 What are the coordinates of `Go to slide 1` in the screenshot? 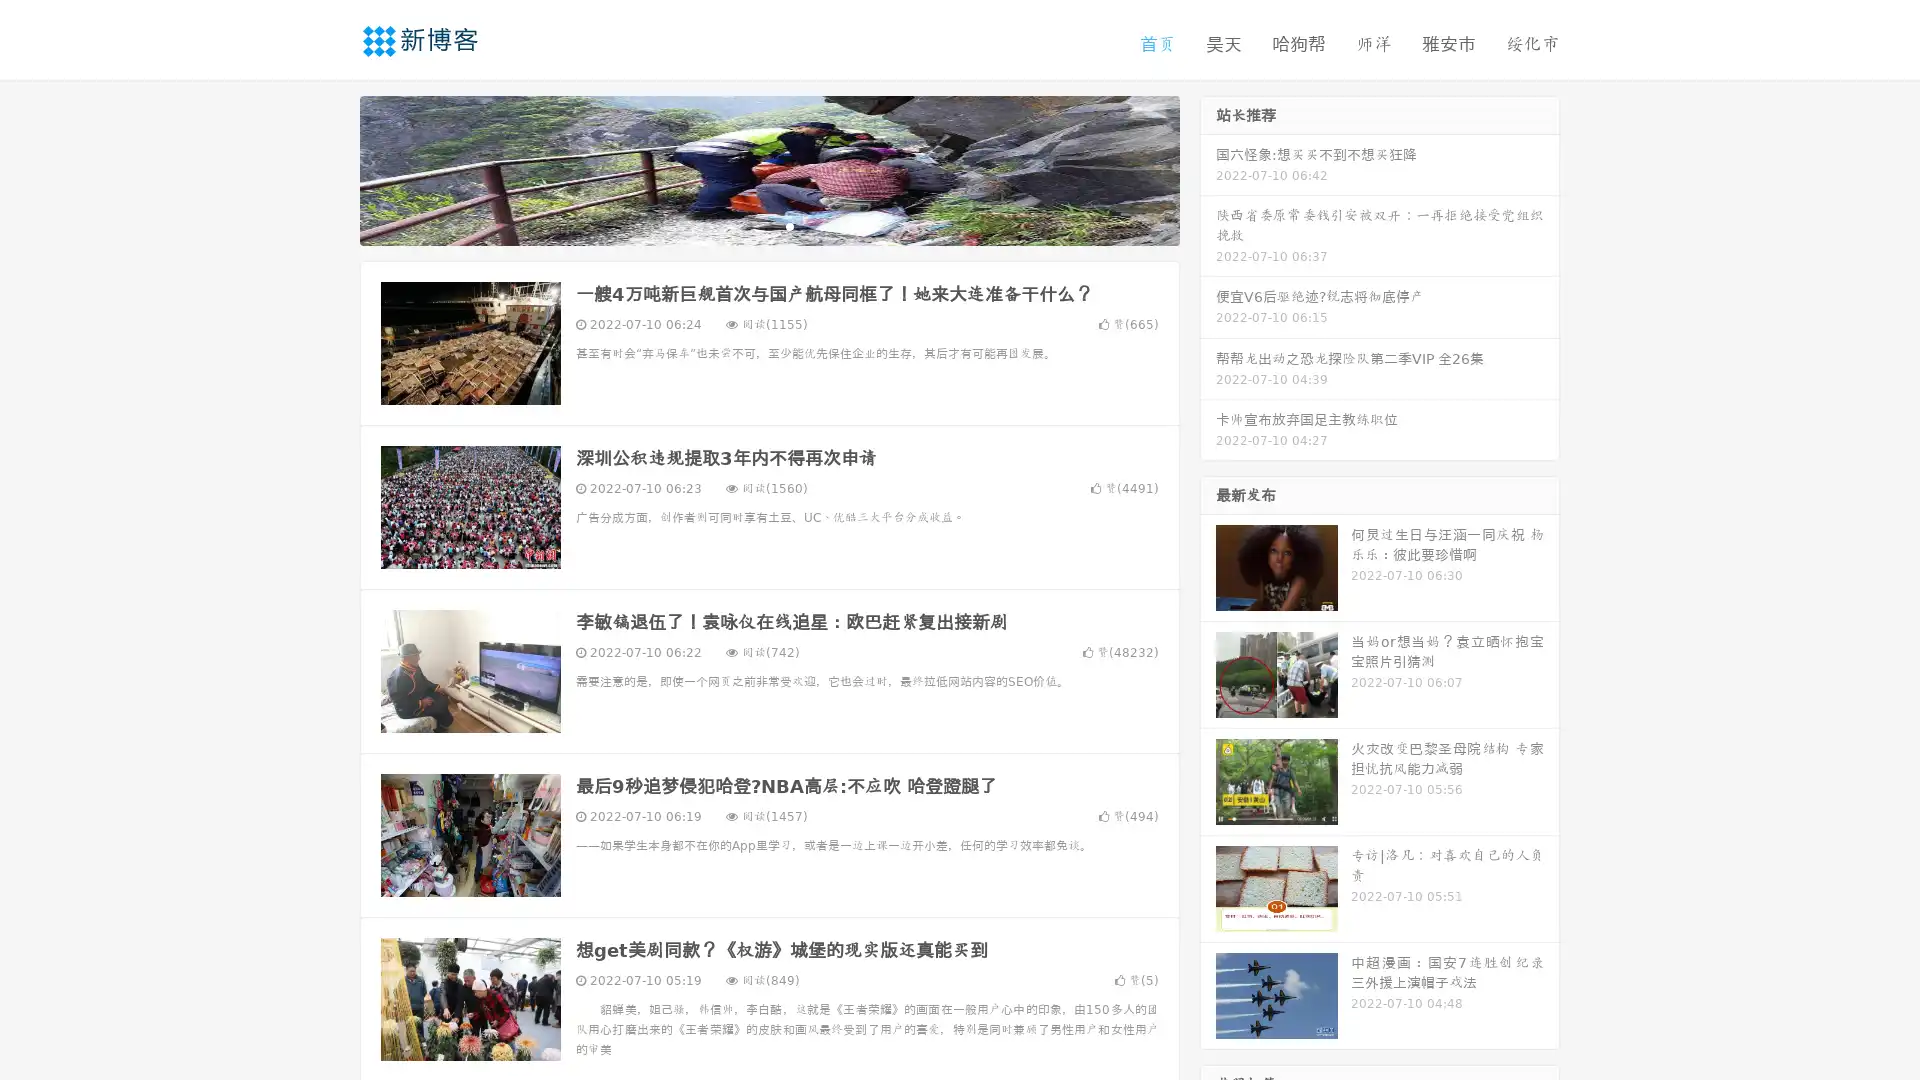 It's located at (748, 225).